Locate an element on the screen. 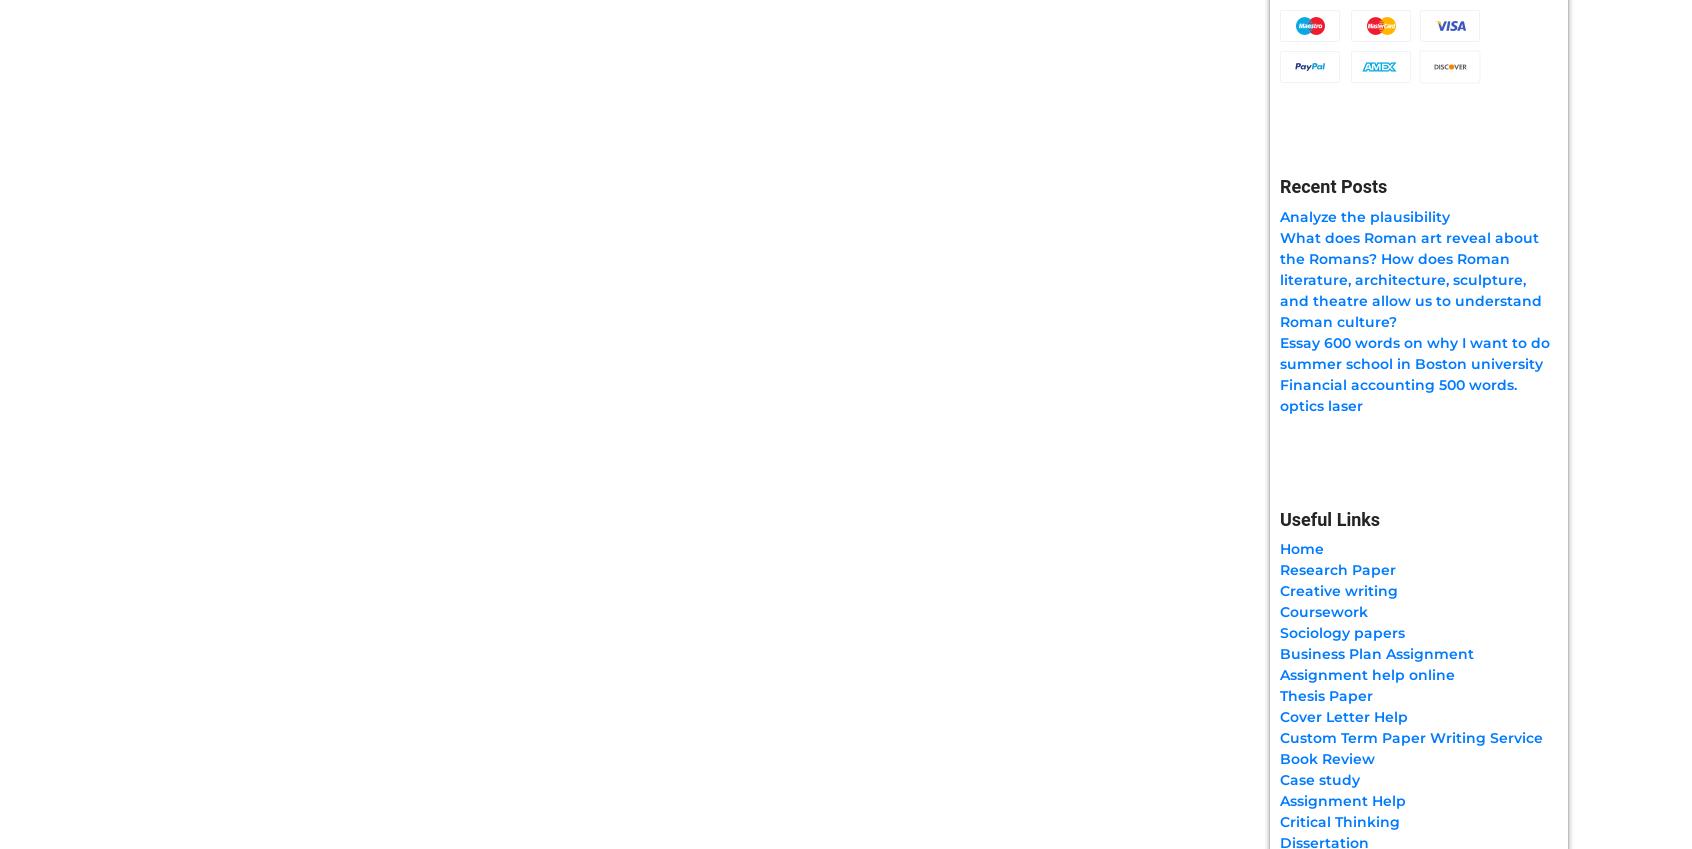 The height and width of the screenshot is (849, 1692). 'Cover Letter Help' is located at coordinates (1343, 715).